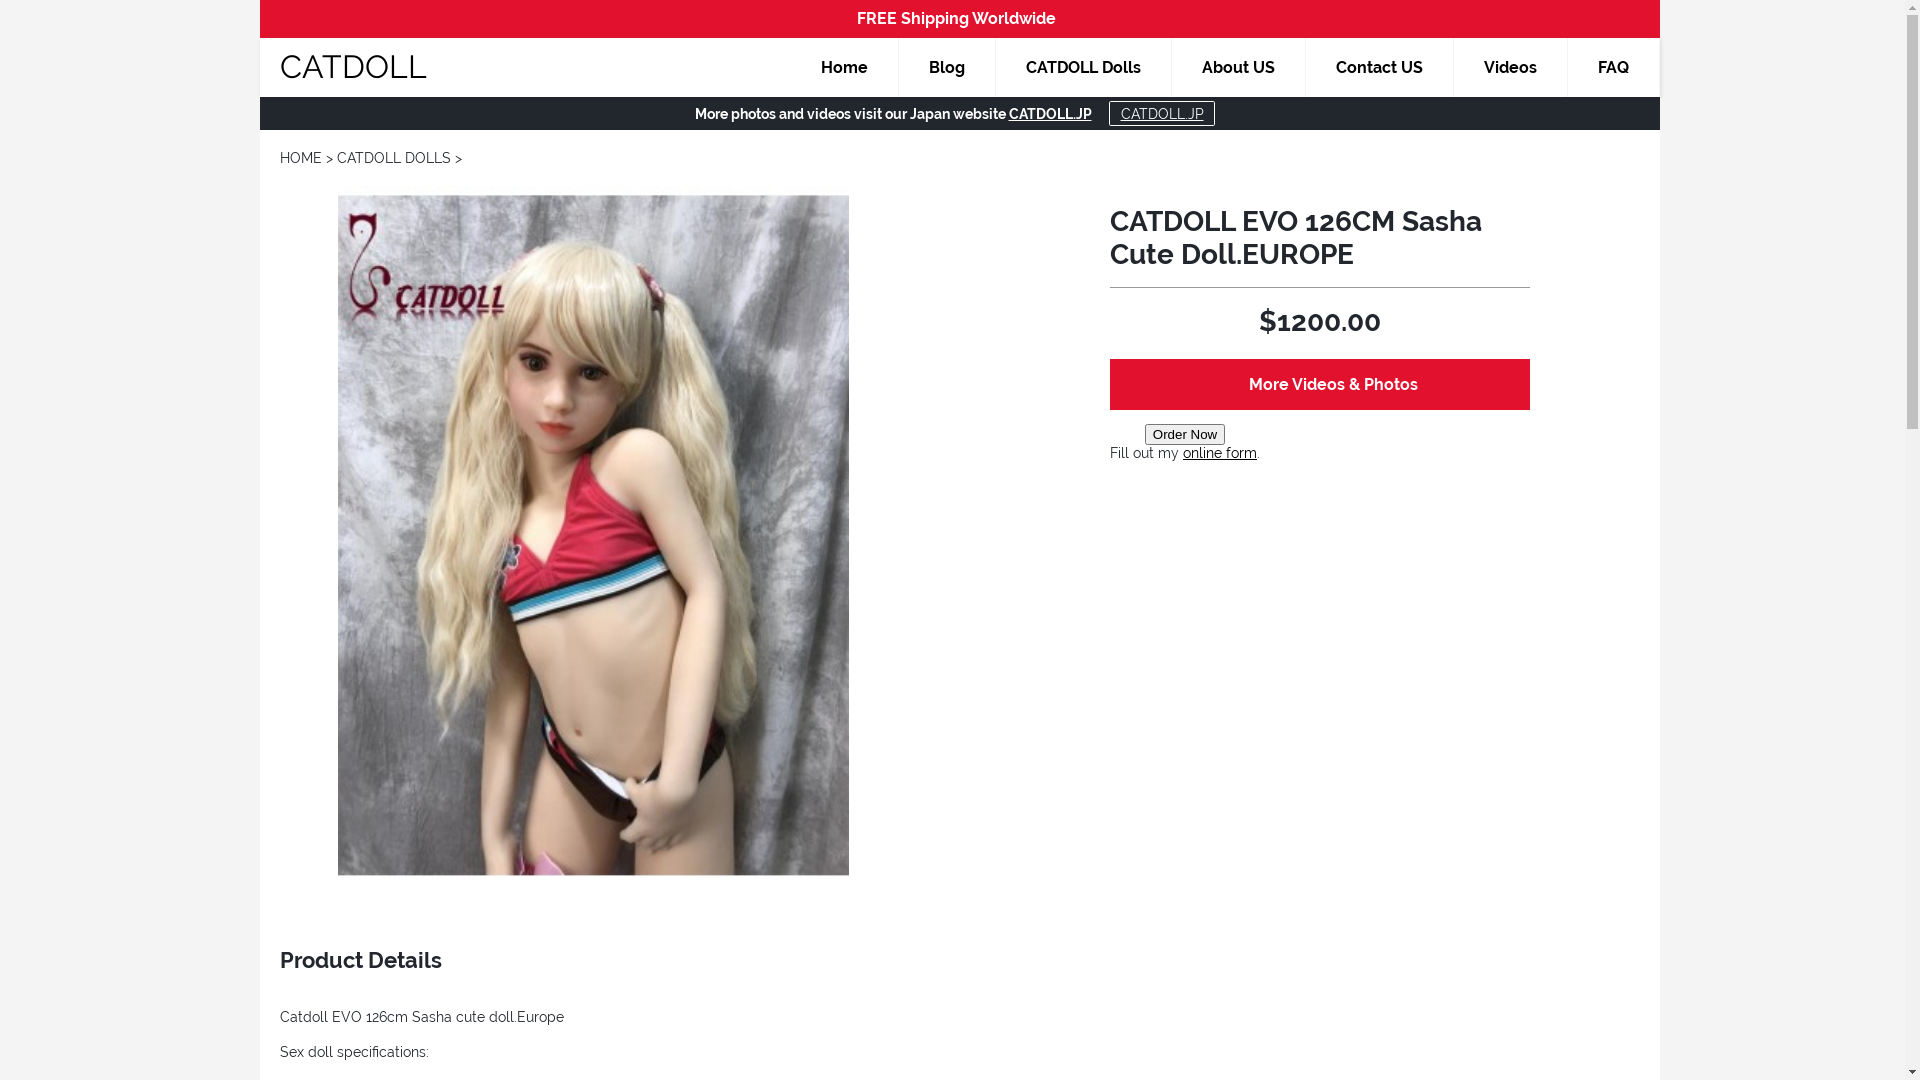  I want to click on 'CATDOLL', so click(353, 65).